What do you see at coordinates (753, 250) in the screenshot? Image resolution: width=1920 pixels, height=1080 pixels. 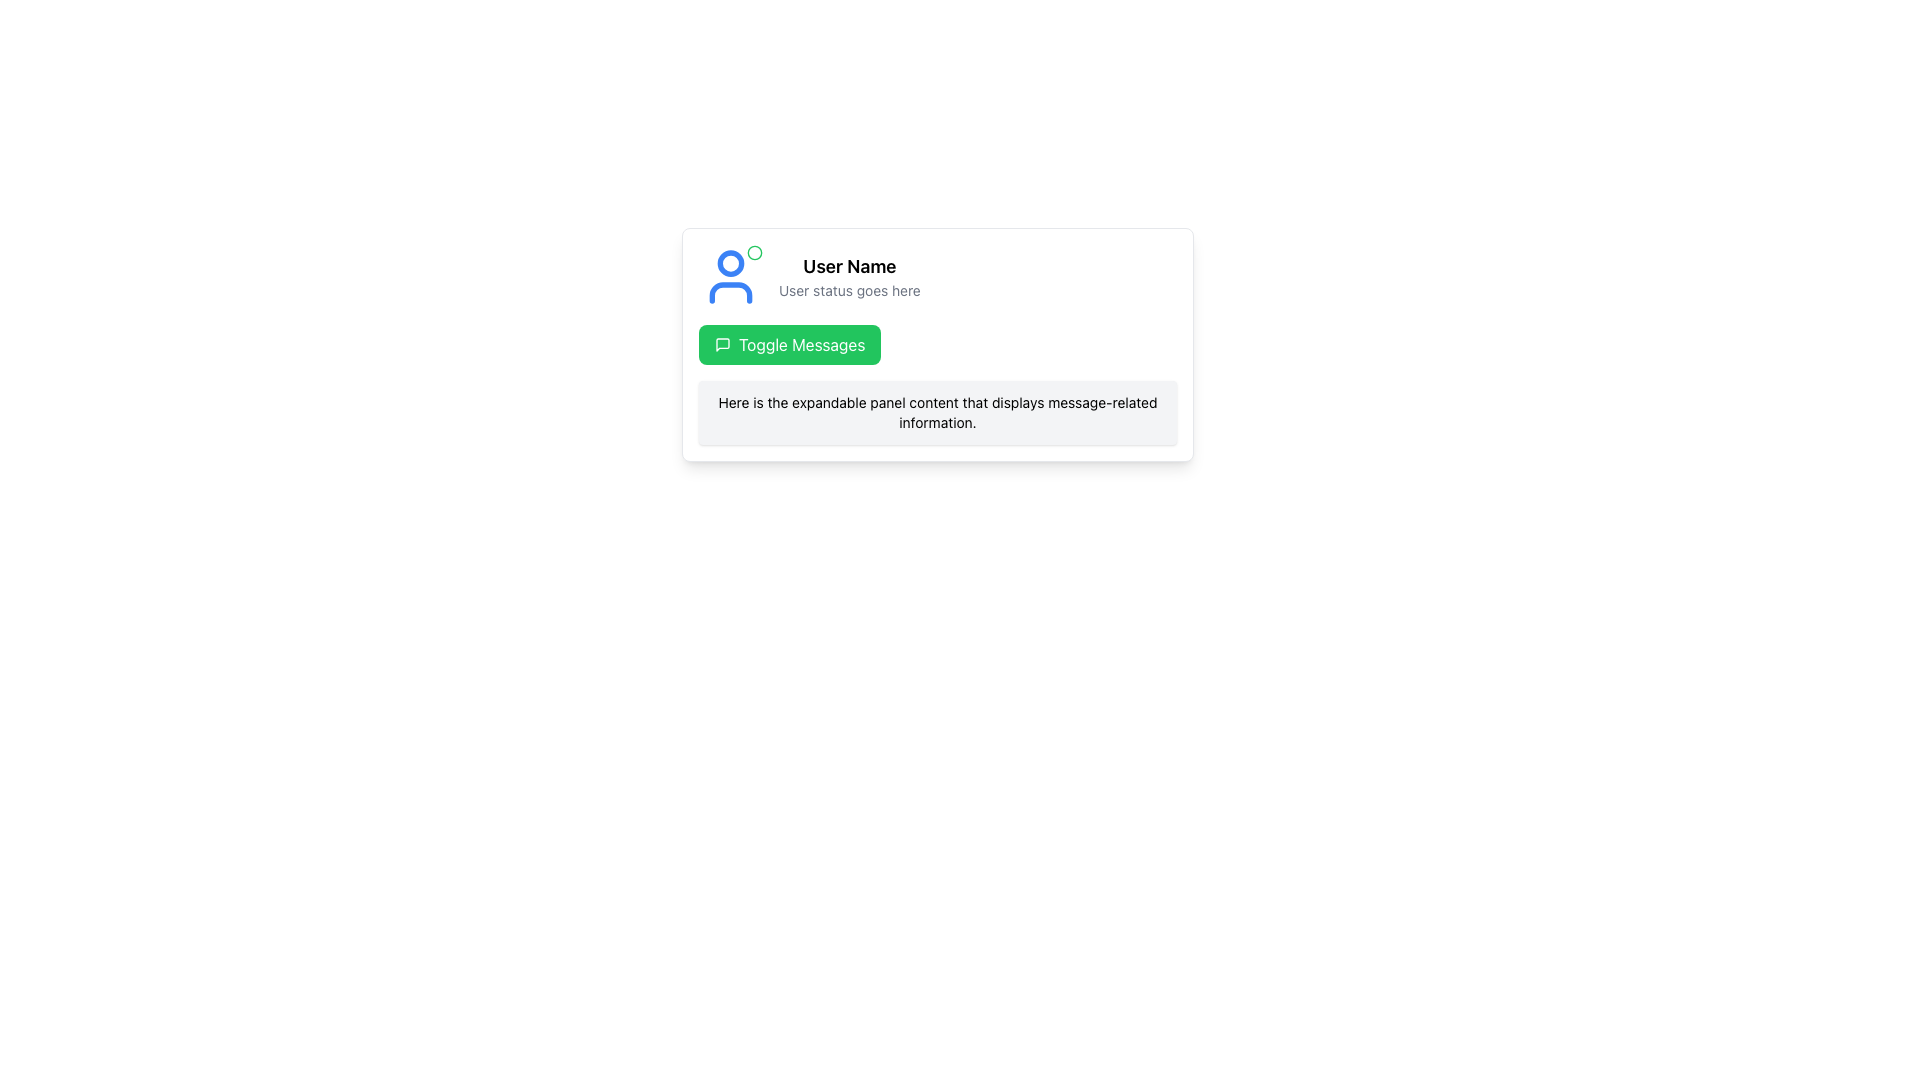 I see `the green circular status indicator located in the top-right corner of the user profile card` at bounding box center [753, 250].